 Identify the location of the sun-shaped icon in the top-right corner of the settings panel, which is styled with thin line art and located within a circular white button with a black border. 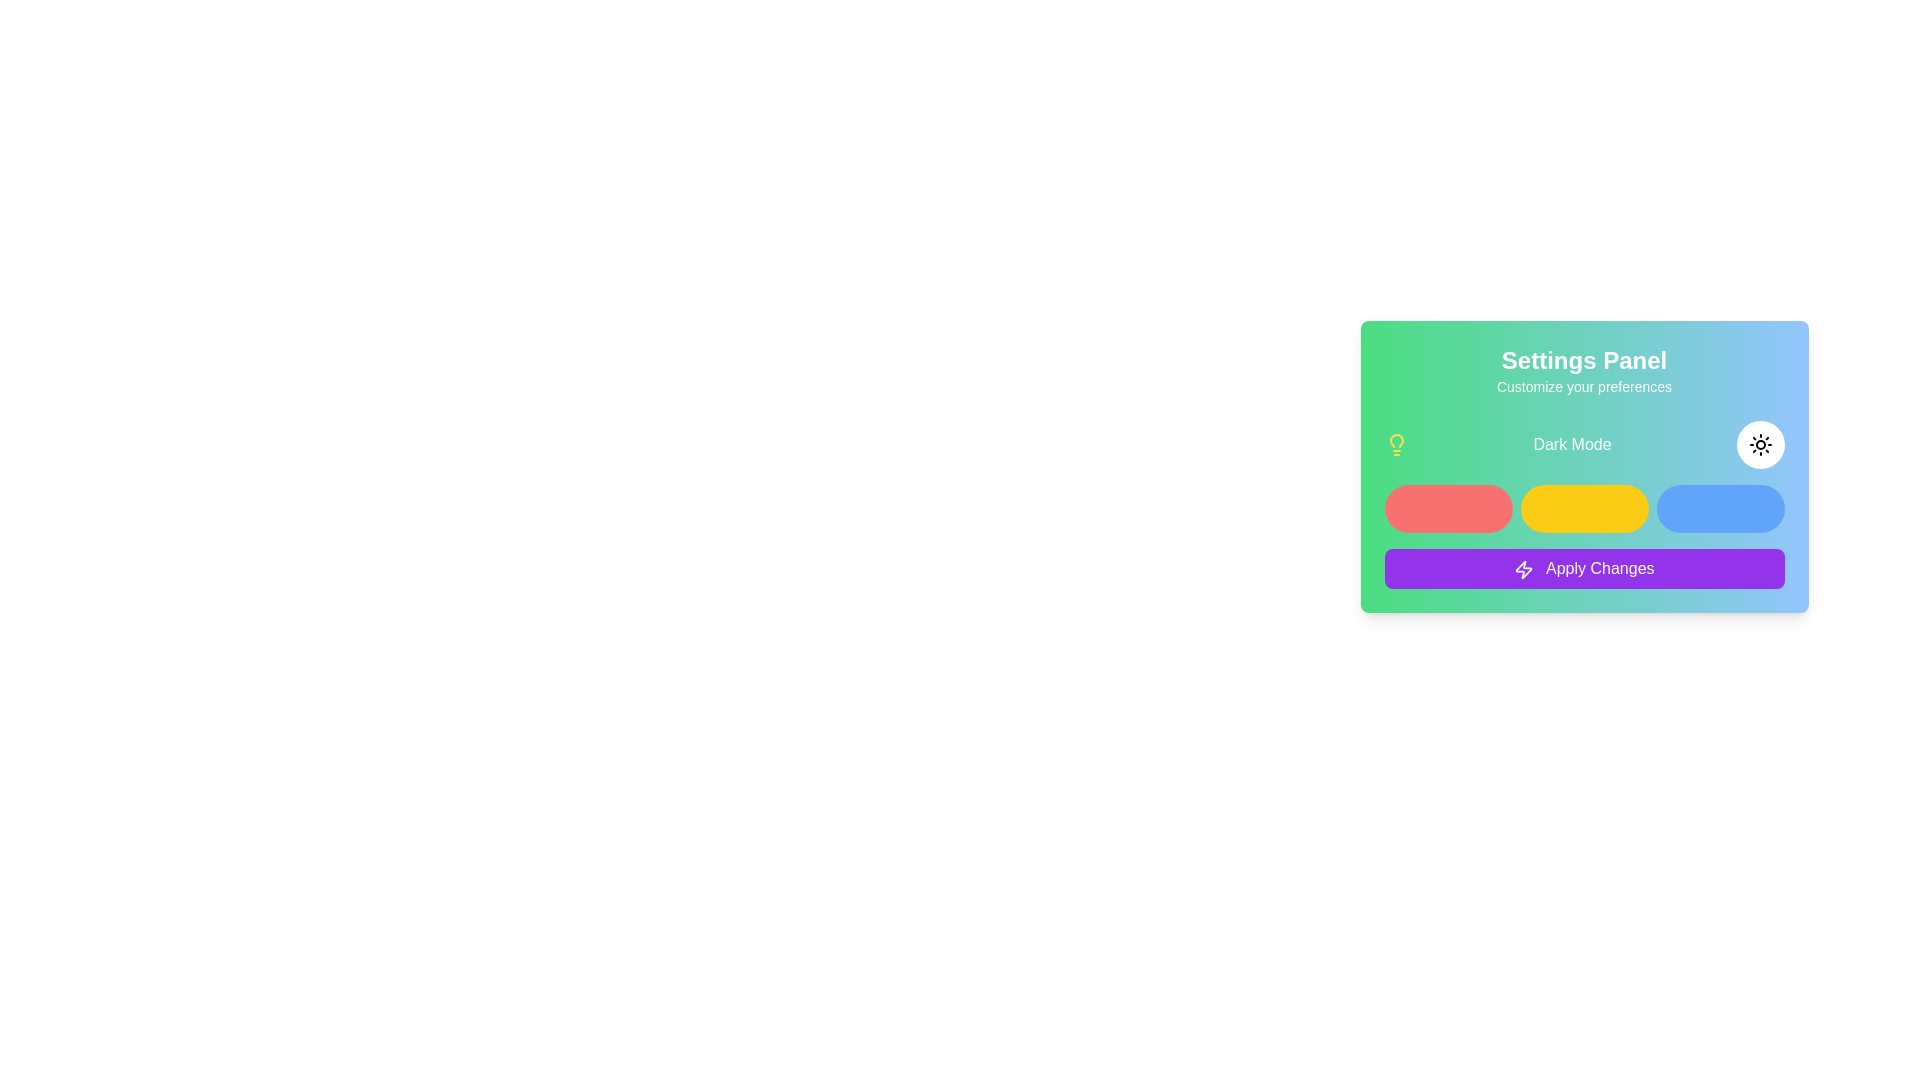
(1760, 443).